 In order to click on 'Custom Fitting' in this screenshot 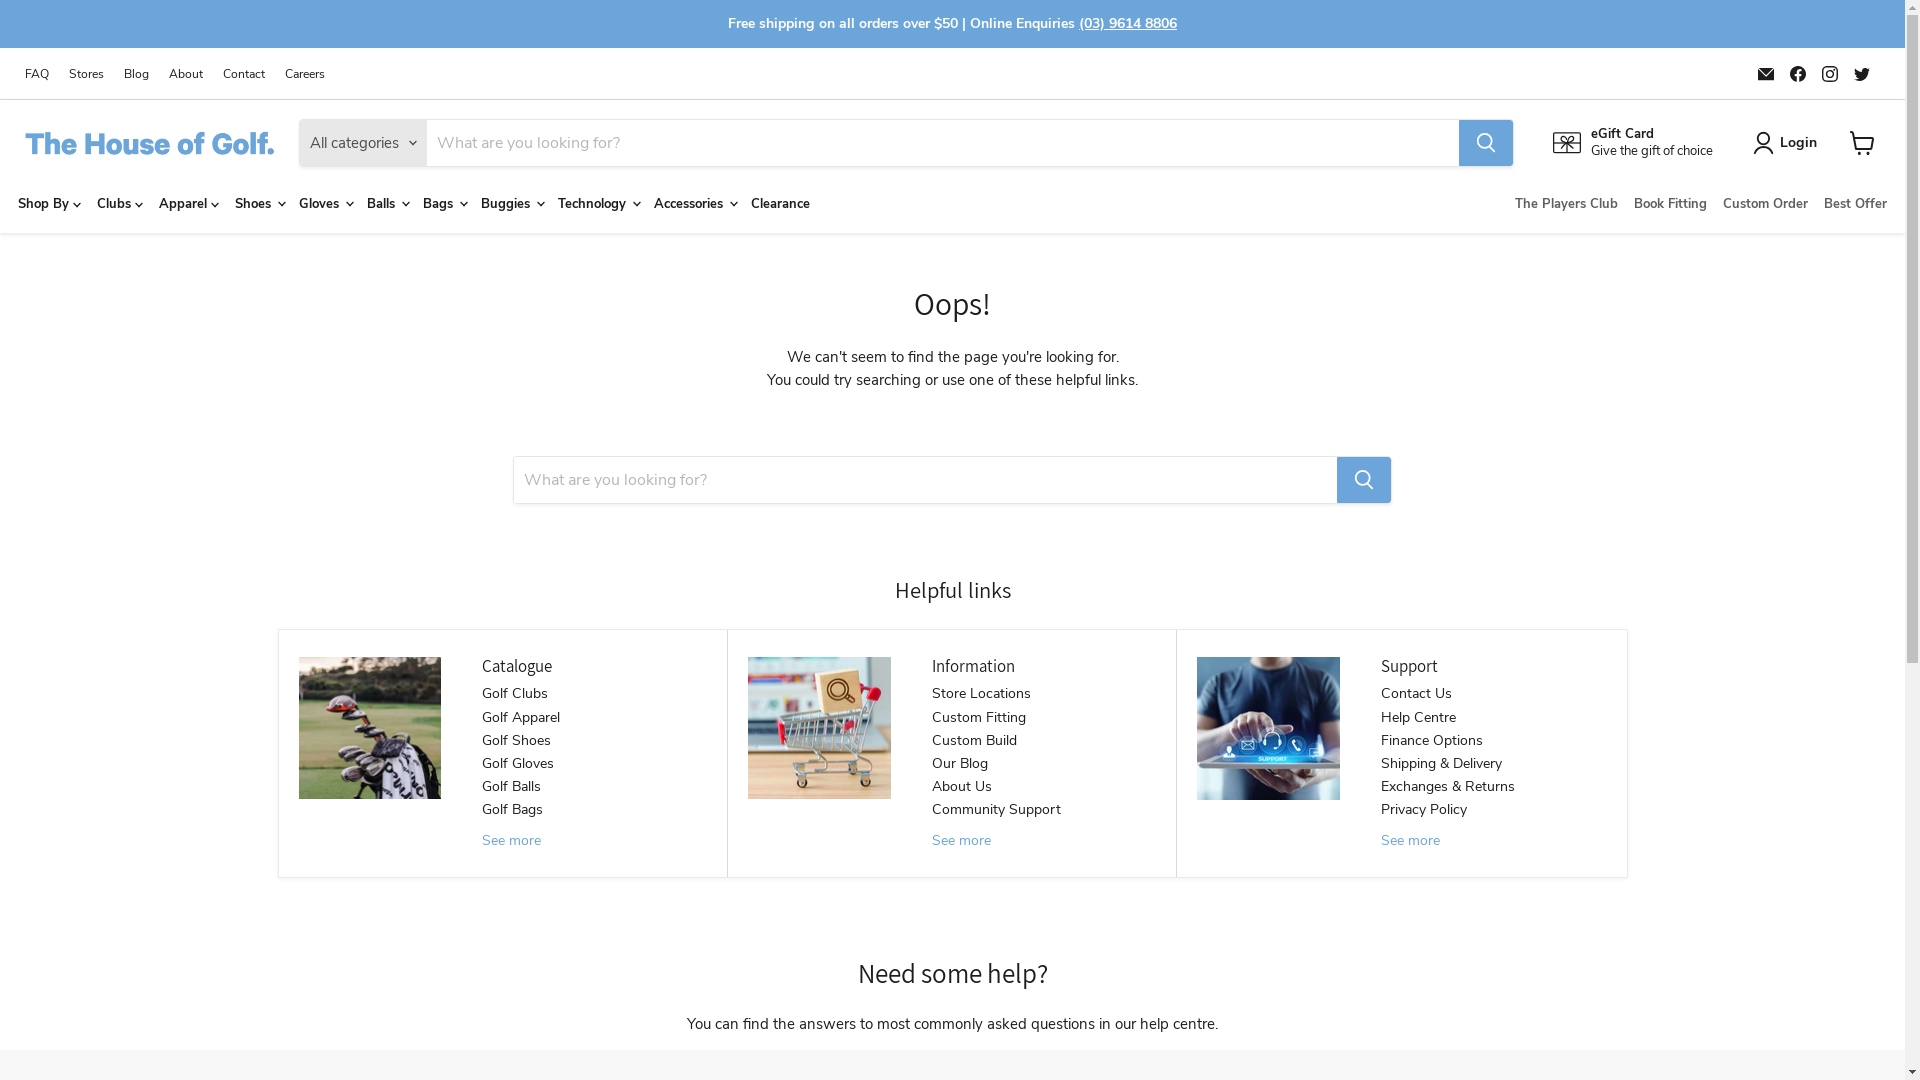, I will do `click(930, 716)`.